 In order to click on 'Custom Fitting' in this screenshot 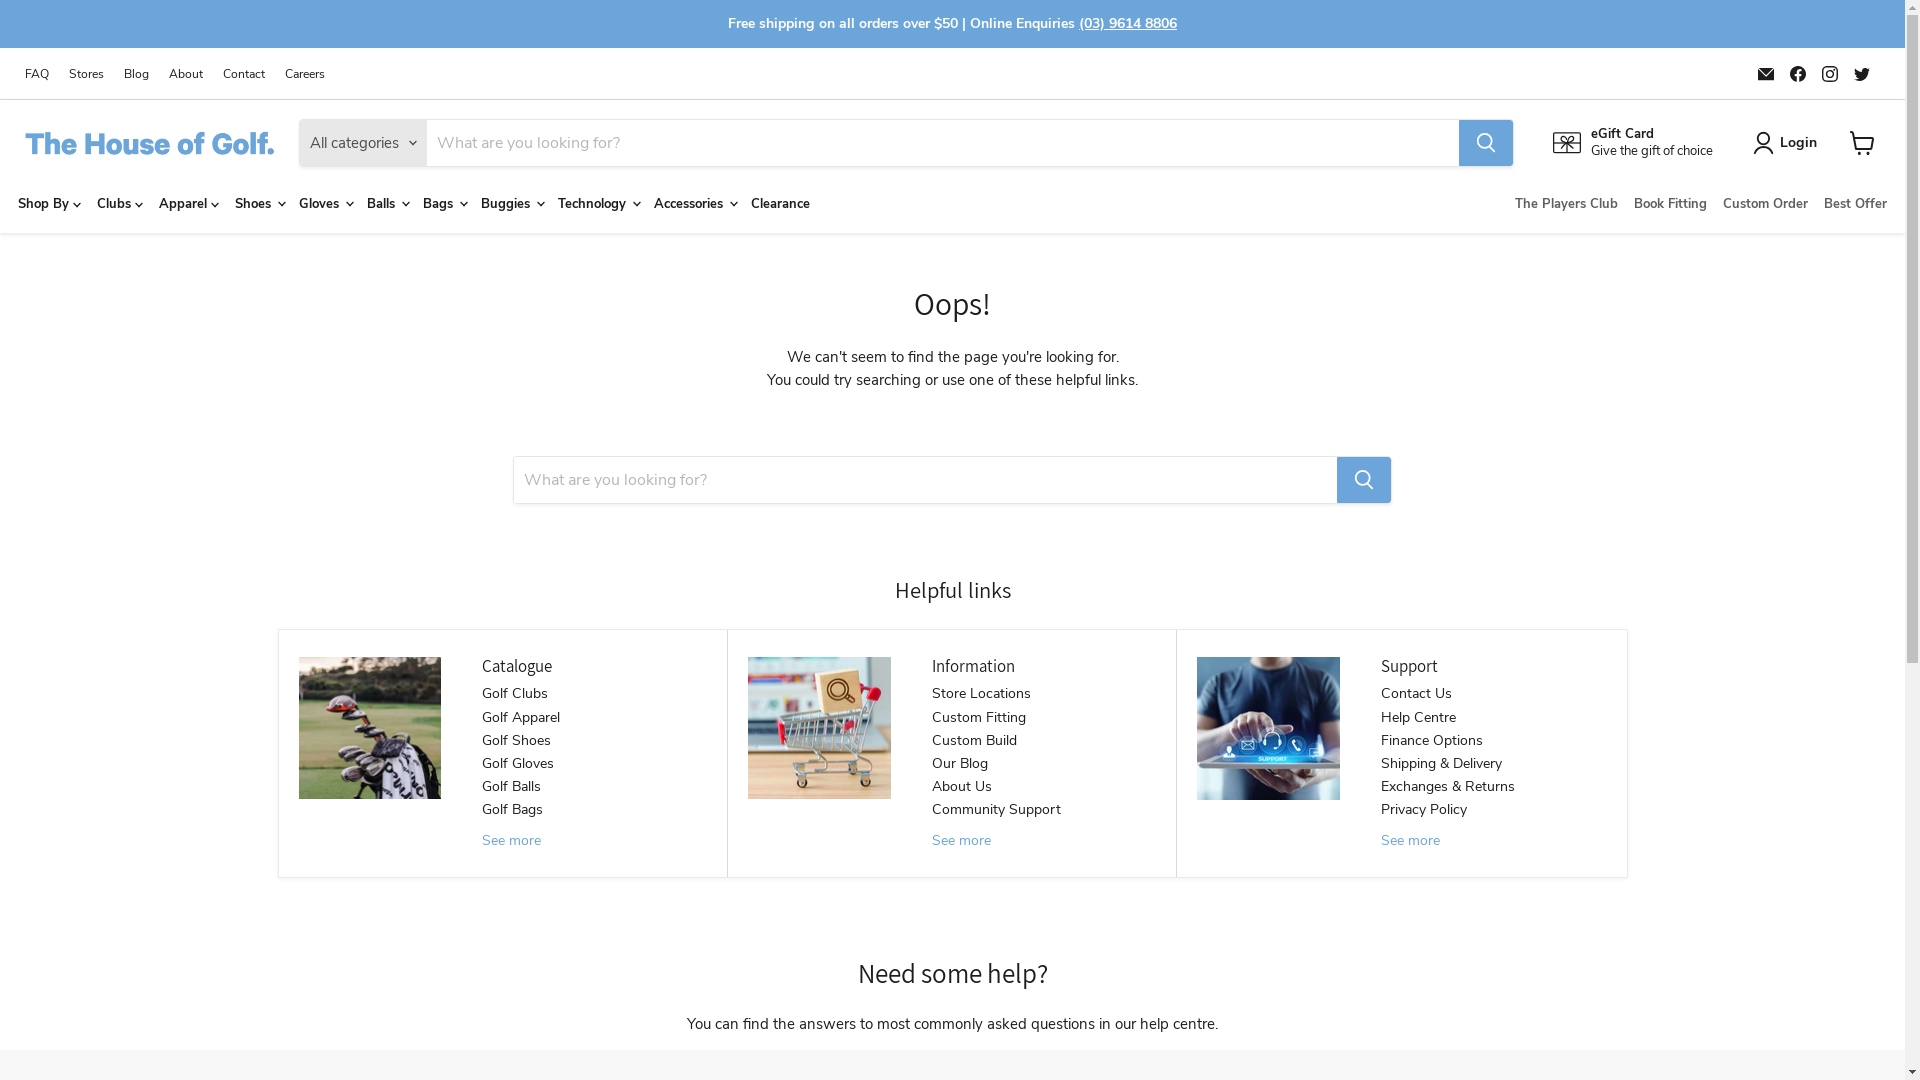, I will do `click(930, 716)`.